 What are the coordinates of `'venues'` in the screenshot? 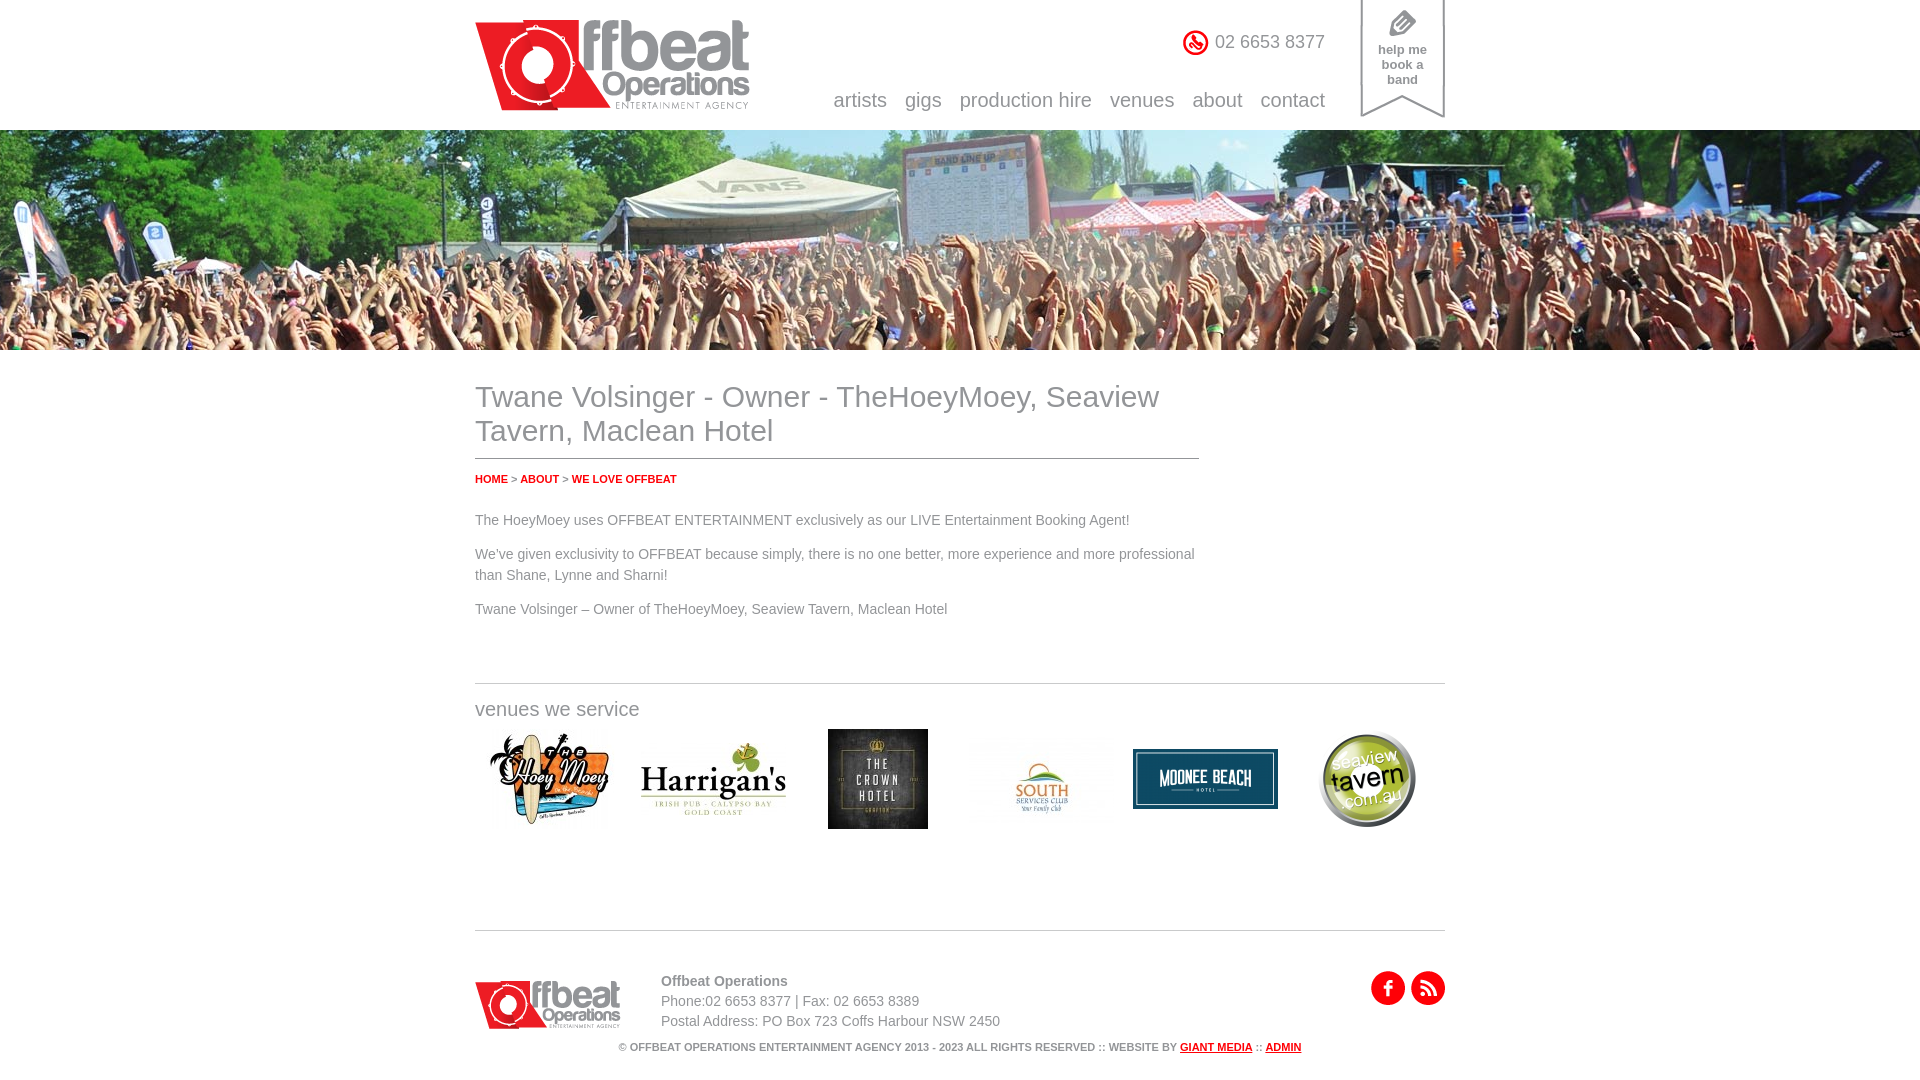 It's located at (1142, 100).